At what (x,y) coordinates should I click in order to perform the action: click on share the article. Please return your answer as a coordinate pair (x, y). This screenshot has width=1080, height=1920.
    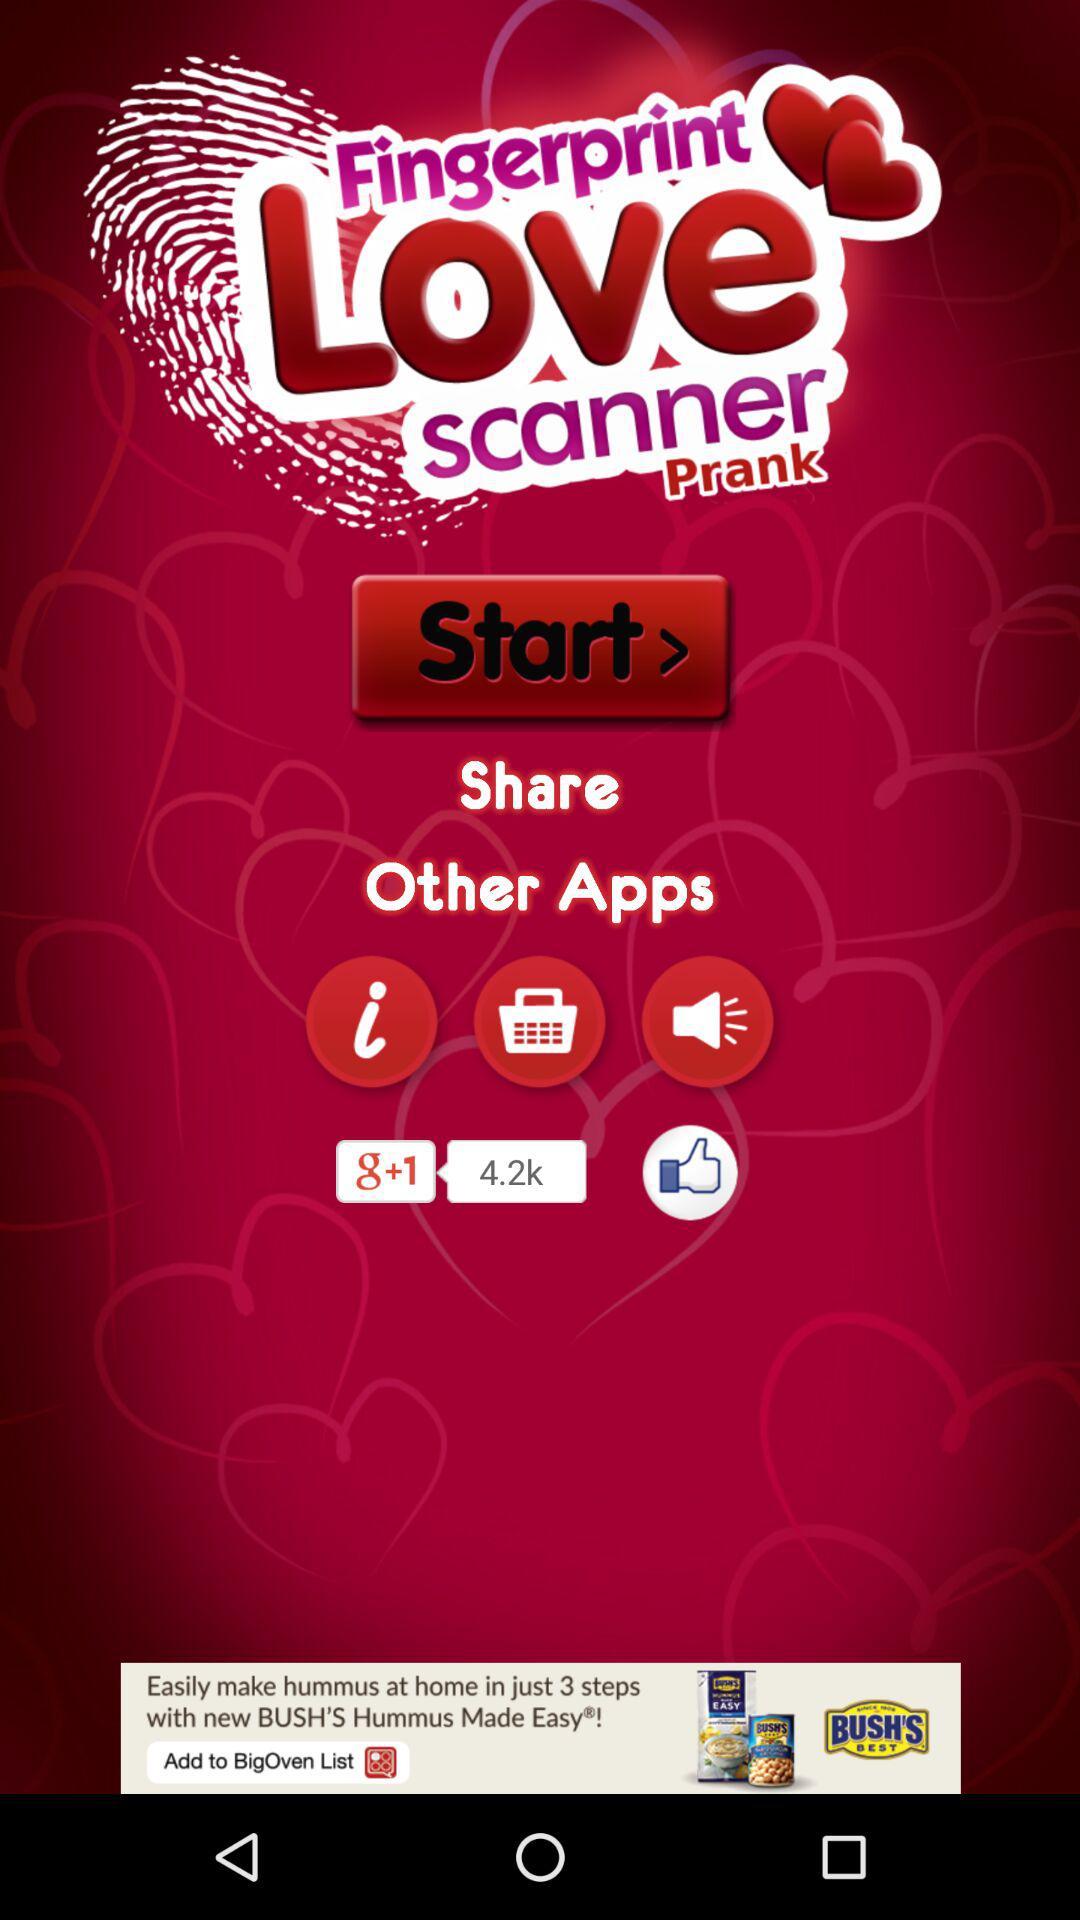
    Looking at the image, I should click on (540, 1727).